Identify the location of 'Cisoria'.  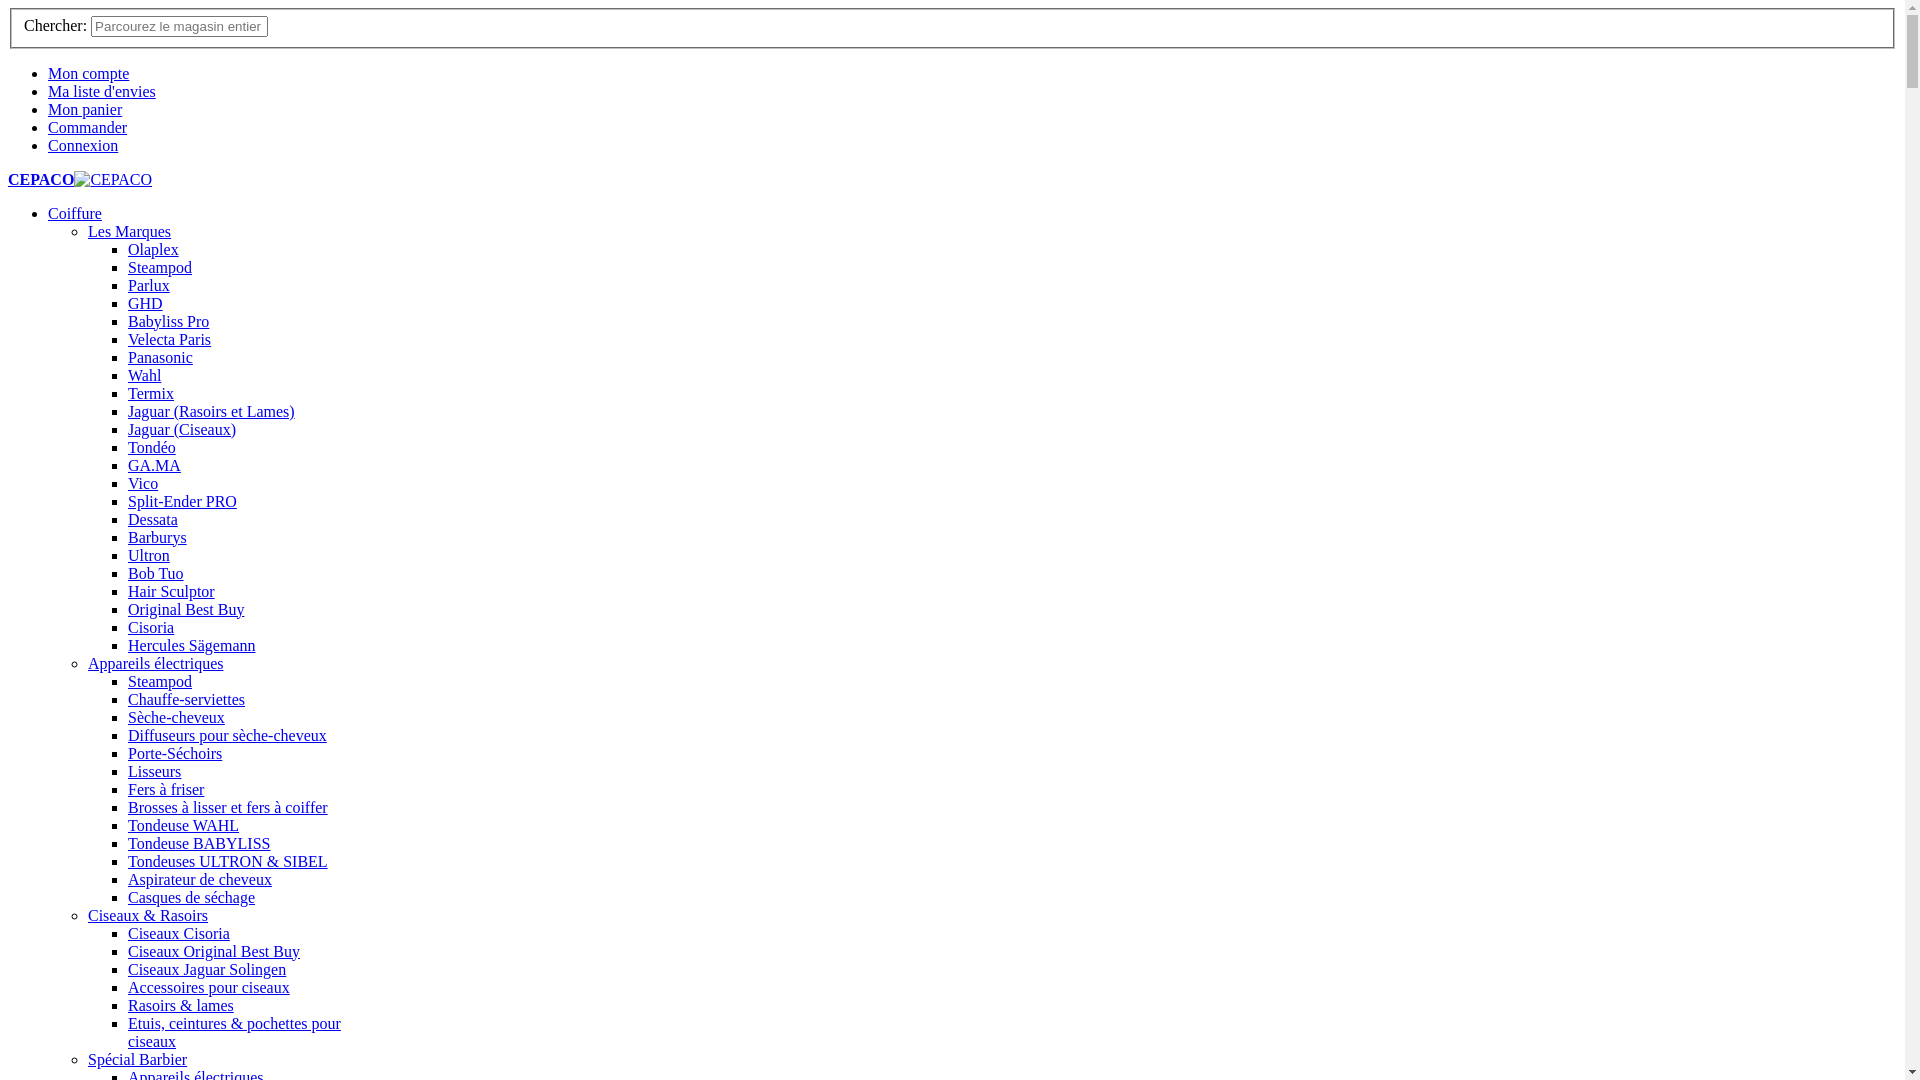
(149, 626).